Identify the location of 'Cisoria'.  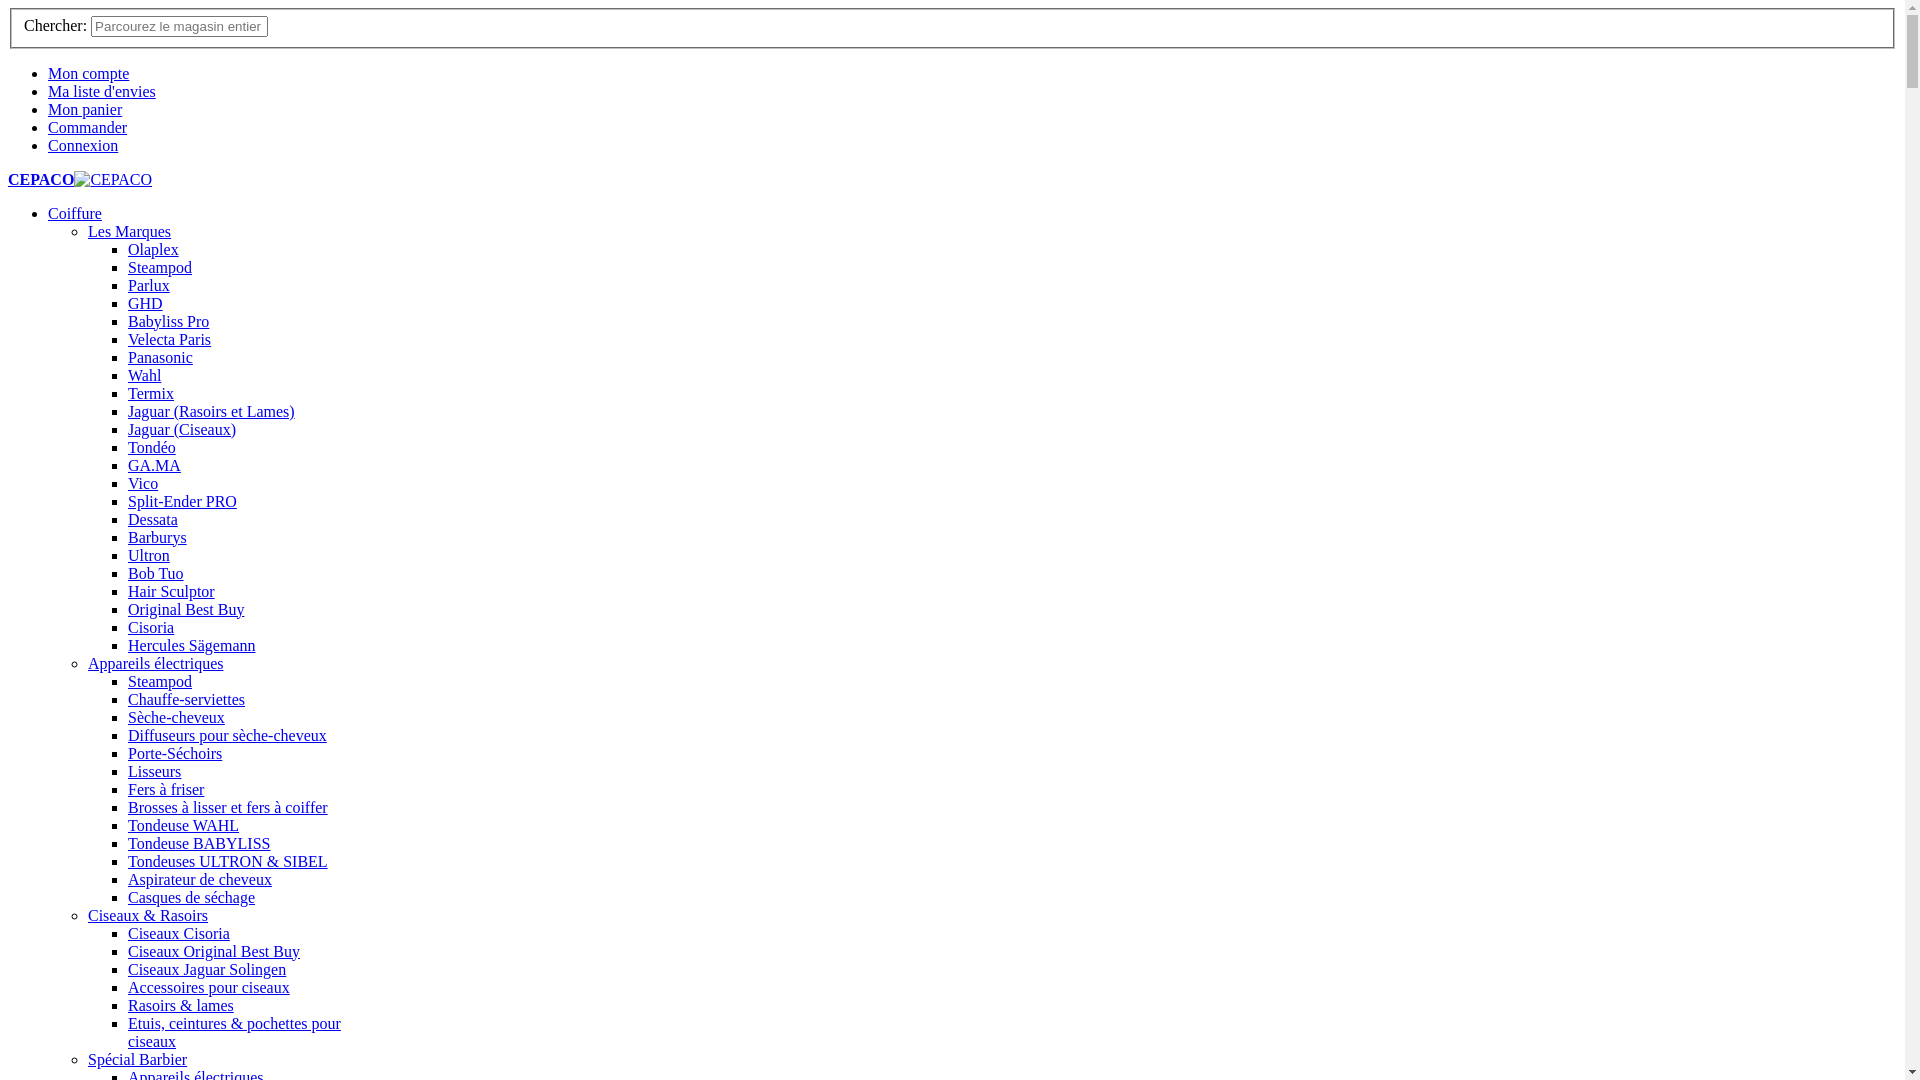
(149, 626).